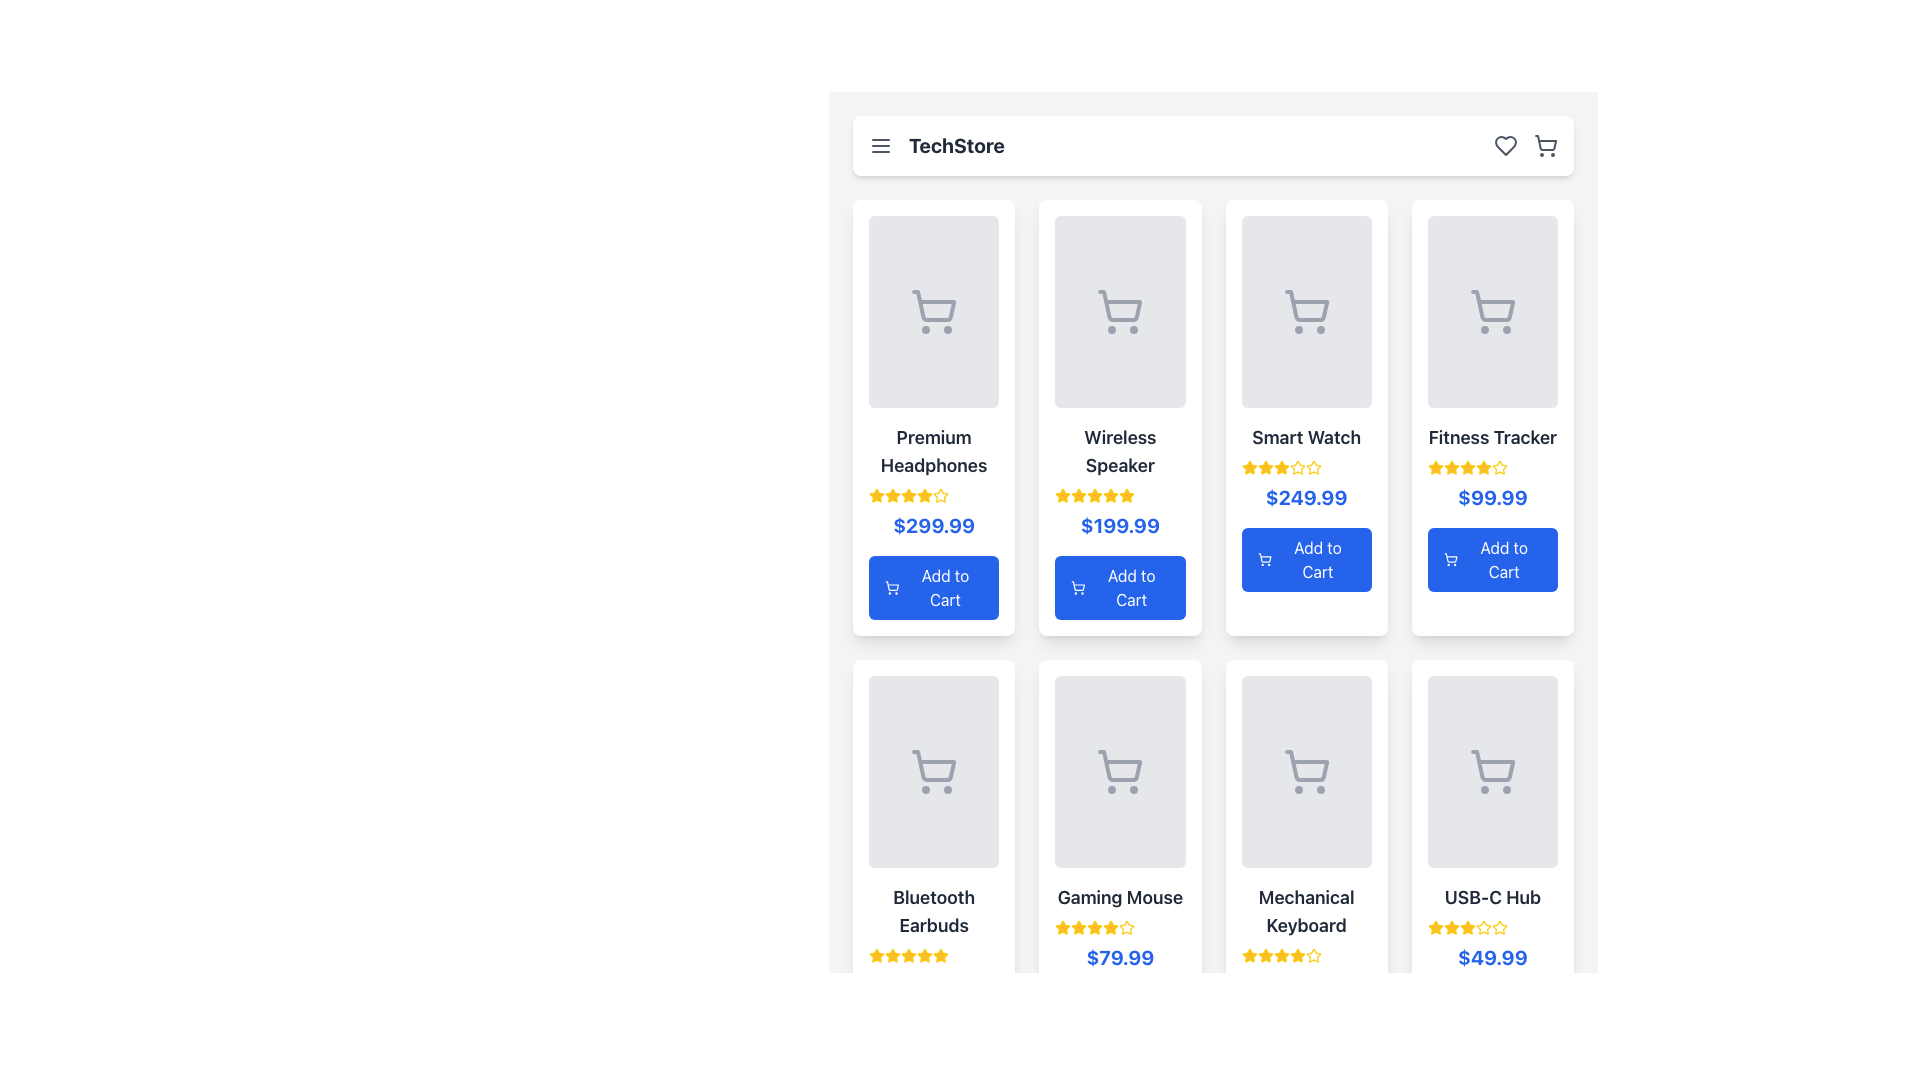 The image size is (1920, 1080). What do you see at coordinates (1499, 927) in the screenshot?
I see `the fifth star icon in the rating system for the USB-C Hub product, located in the lower-right product card of the grid layout` at bounding box center [1499, 927].